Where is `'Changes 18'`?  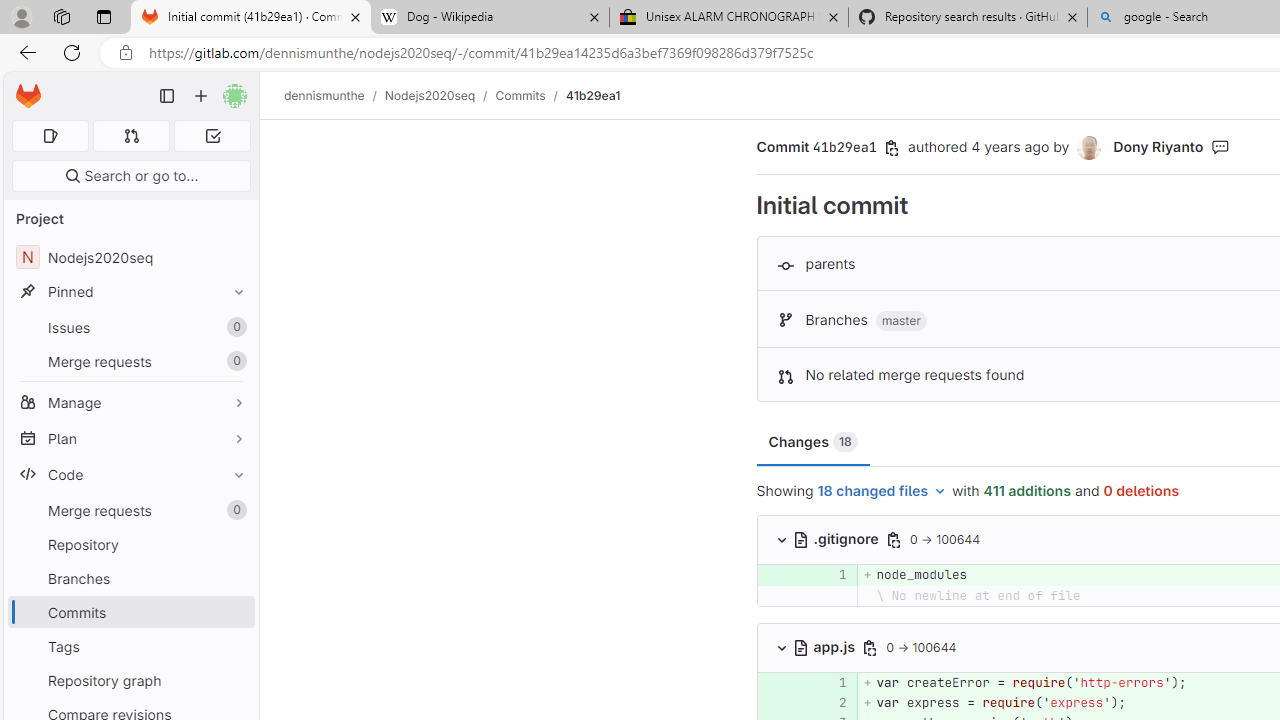 'Changes 18' is located at coordinates (813, 441).